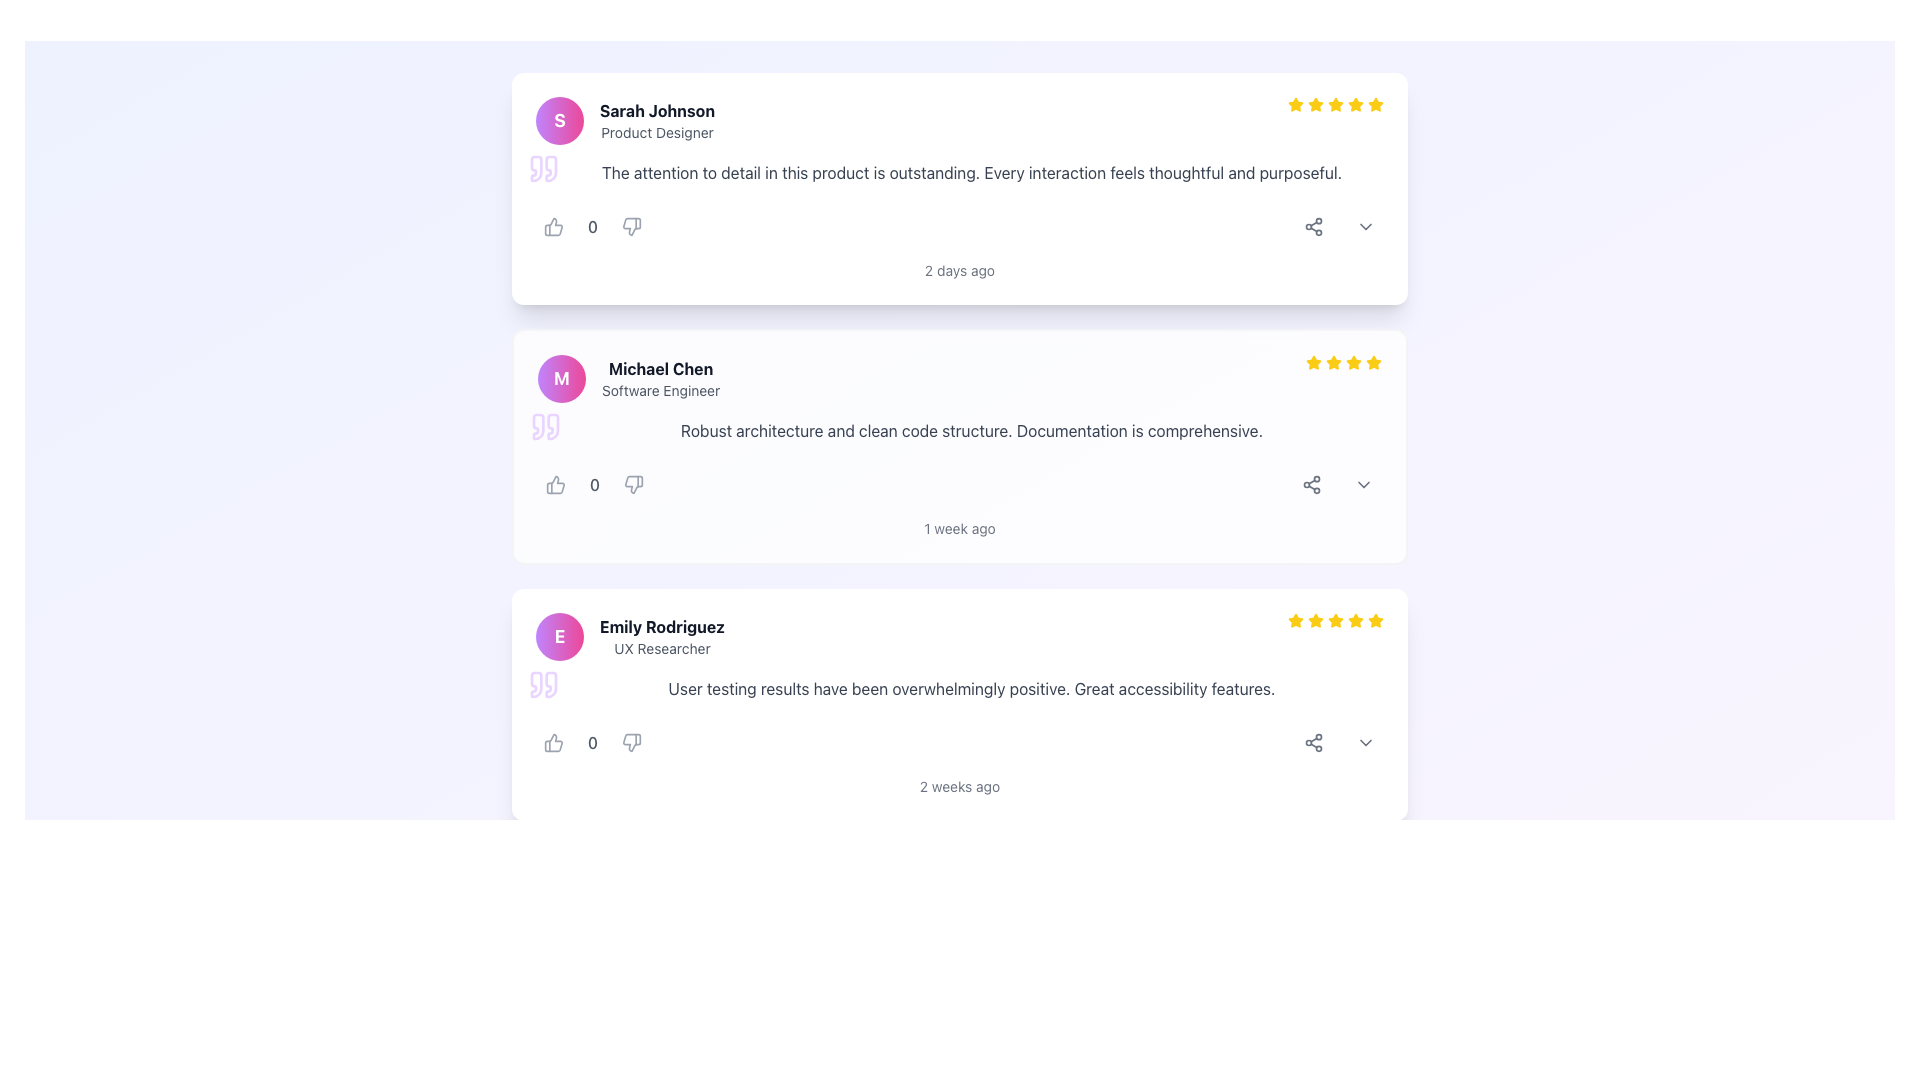  What do you see at coordinates (1356, 104) in the screenshot?
I see `the fifth rating star in the five-star review system to assign a five-star rating` at bounding box center [1356, 104].